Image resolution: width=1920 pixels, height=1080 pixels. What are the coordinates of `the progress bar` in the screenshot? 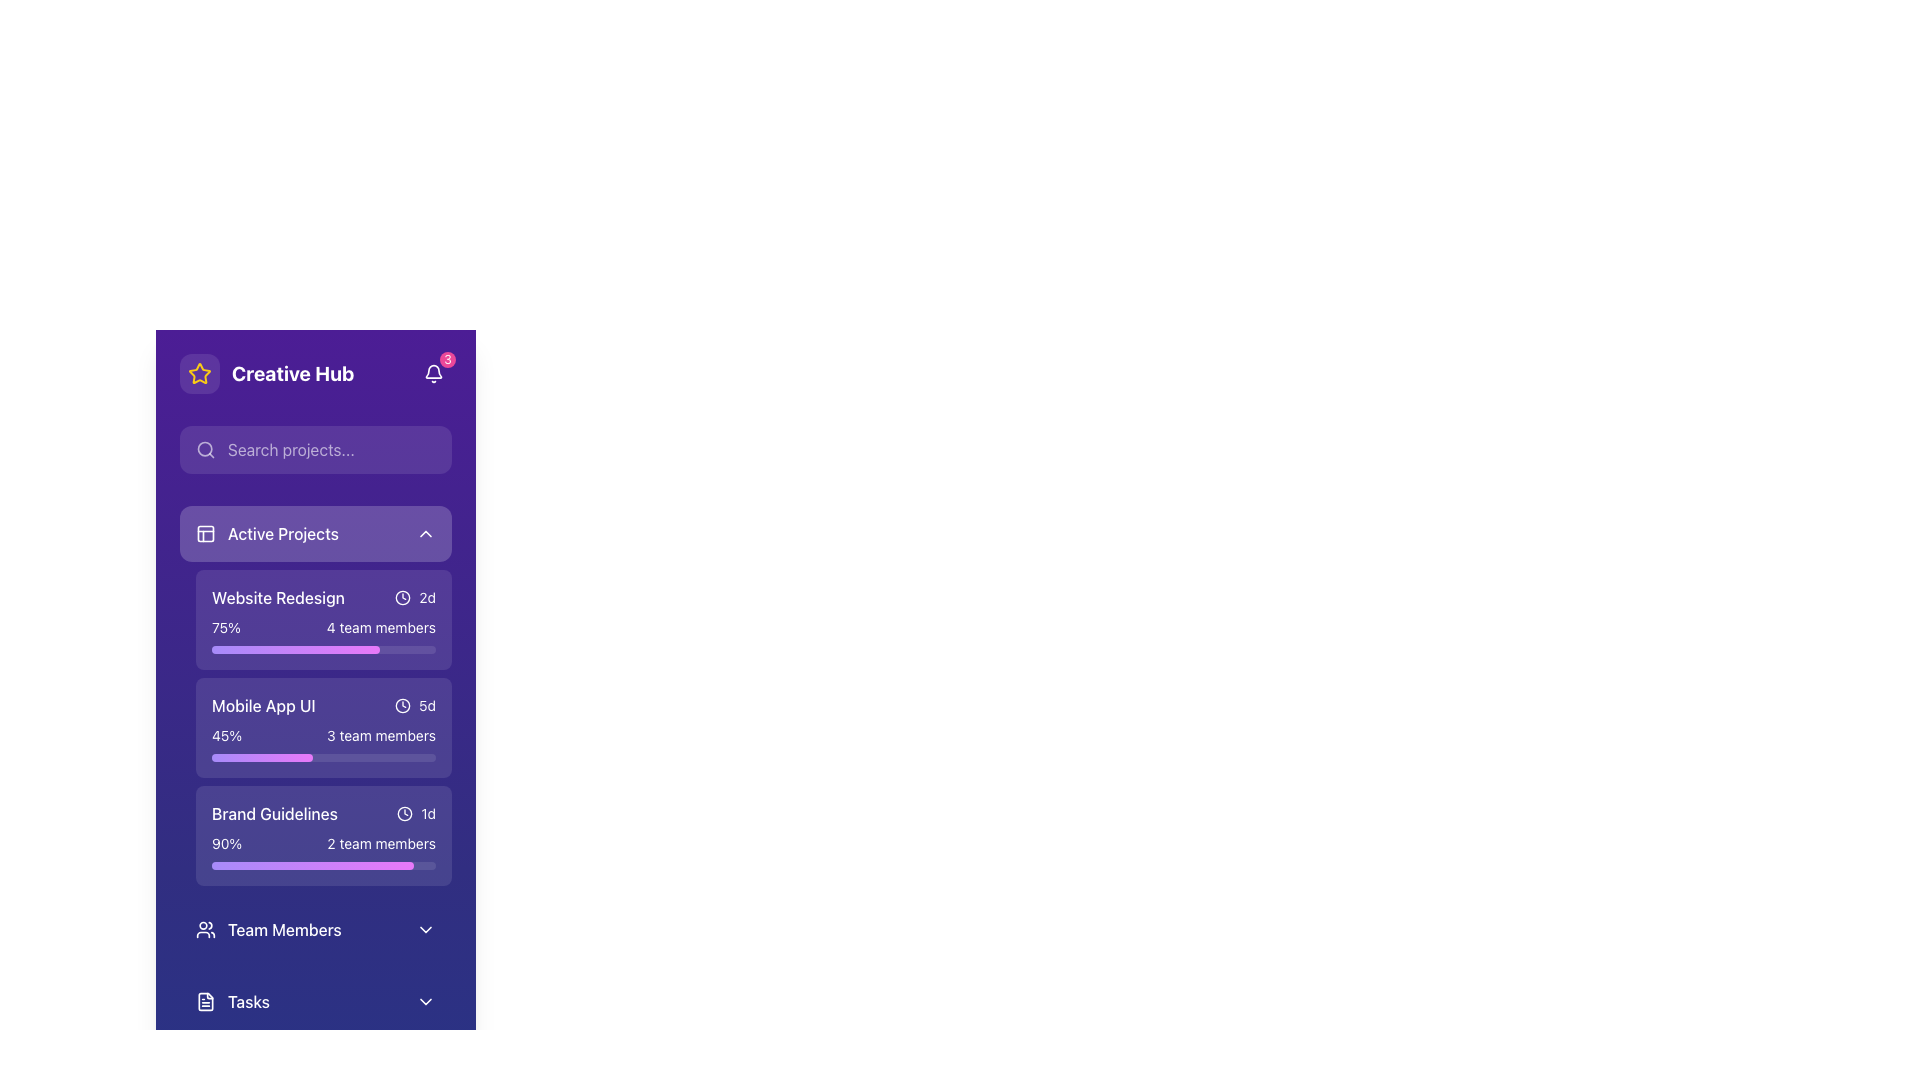 It's located at (391, 865).